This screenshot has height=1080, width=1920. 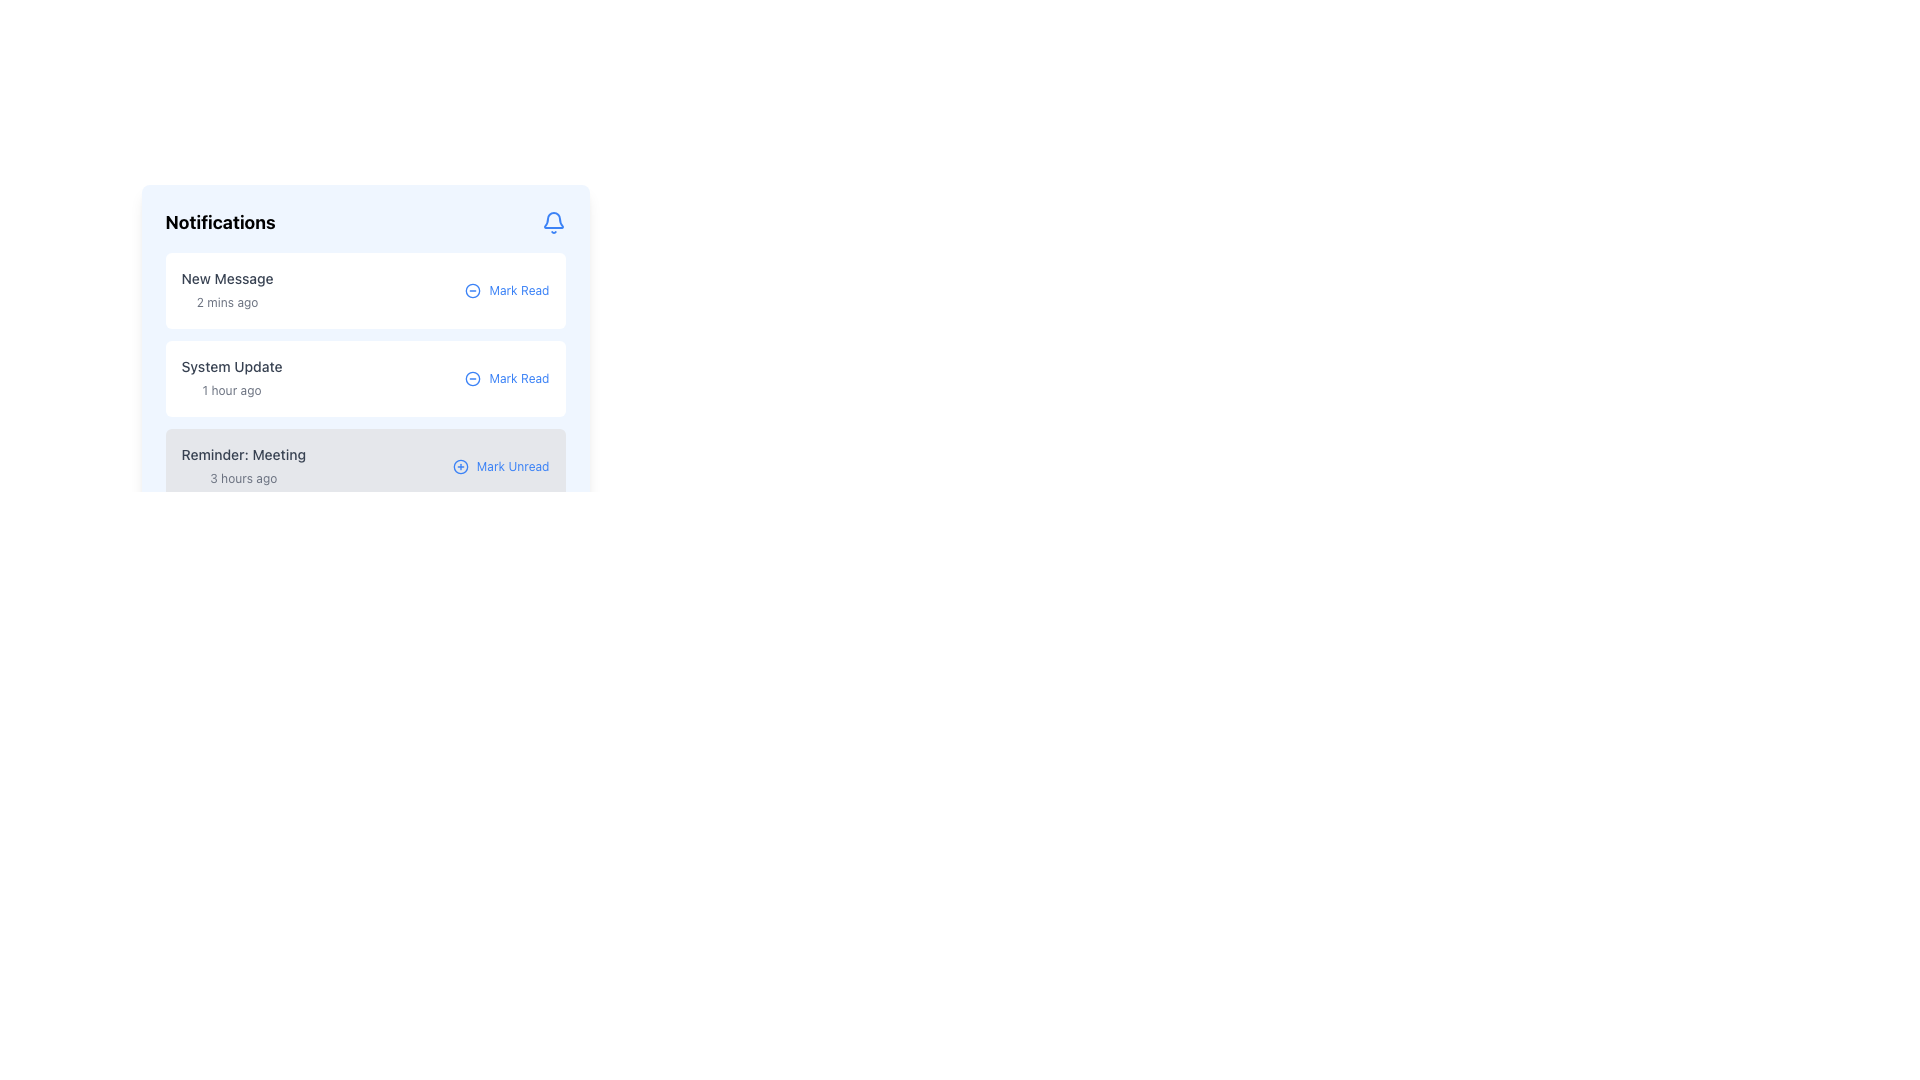 I want to click on the text label that displays the time elapsed since the notification was received, located beneath the main title 'Reminder: Meeting' in the lower left quadrant of the notification entry, so click(x=242, y=478).